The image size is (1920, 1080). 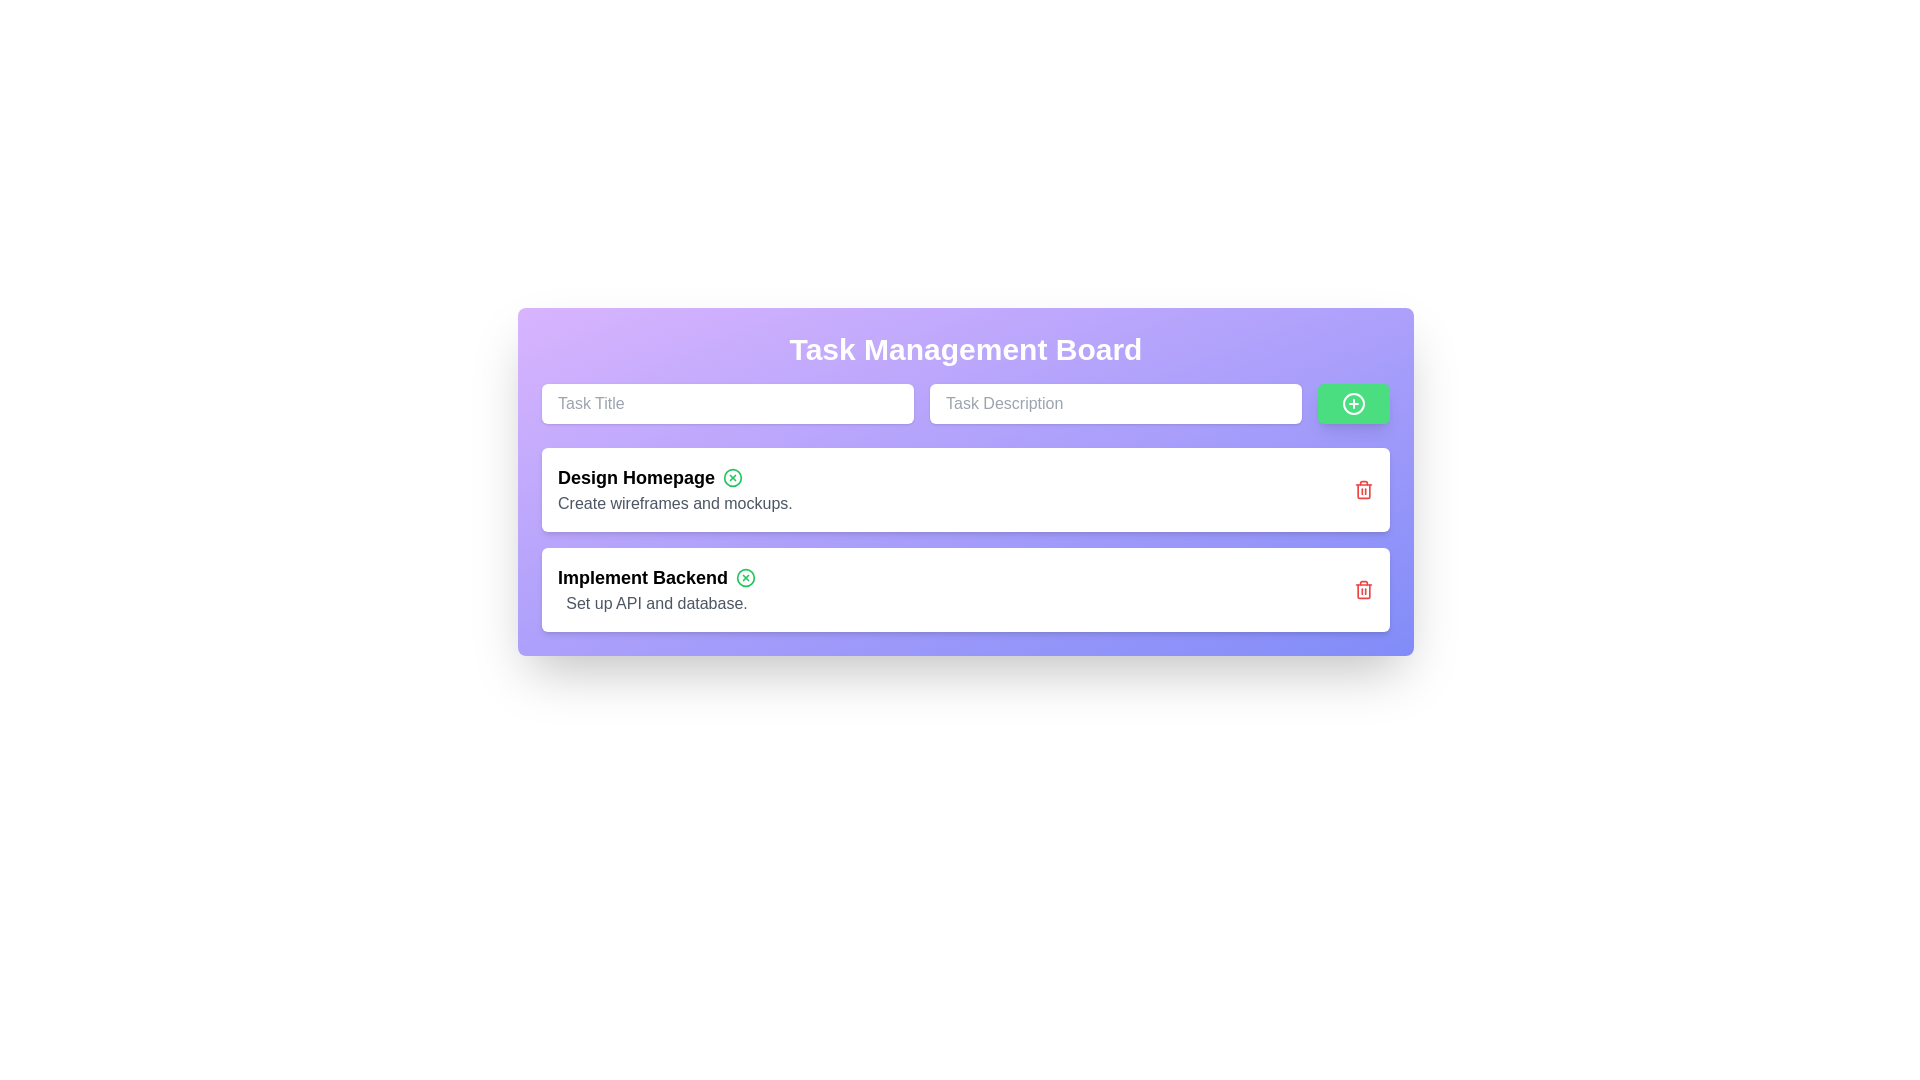 I want to click on the visually red rectangular icon representing the body of the trash bin located on the right-hand side of the interface, adjacent to a task label, so click(x=1362, y=589).